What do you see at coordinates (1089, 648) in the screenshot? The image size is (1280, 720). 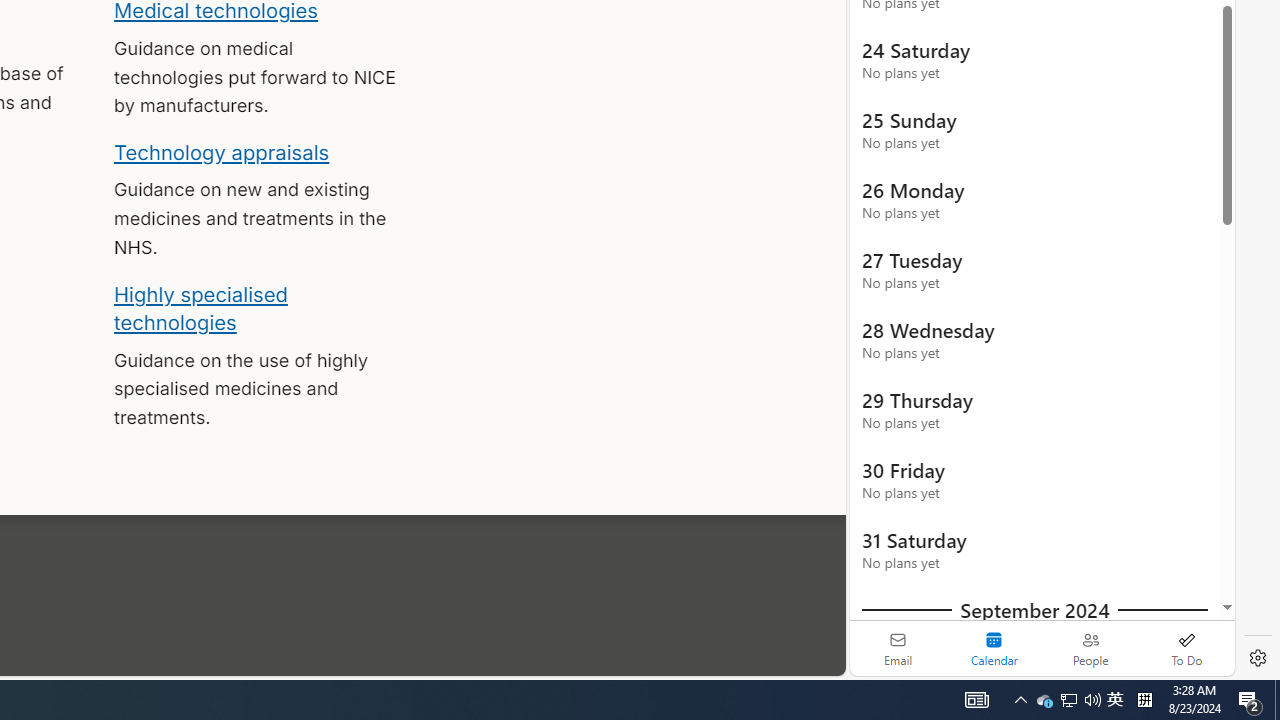 I see `'People'` at bounding box center [1089, 648].